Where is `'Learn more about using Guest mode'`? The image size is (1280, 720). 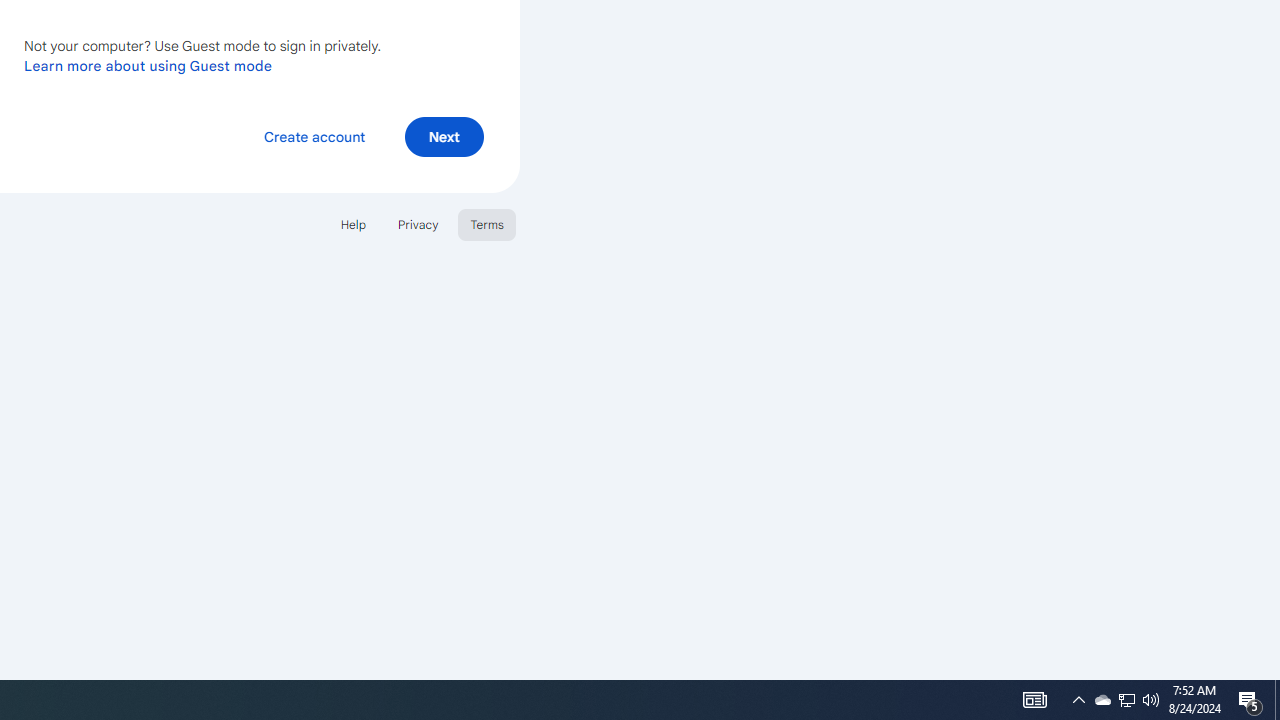
'Learn more about using Guest mode' is located at coordinates (147, 64).